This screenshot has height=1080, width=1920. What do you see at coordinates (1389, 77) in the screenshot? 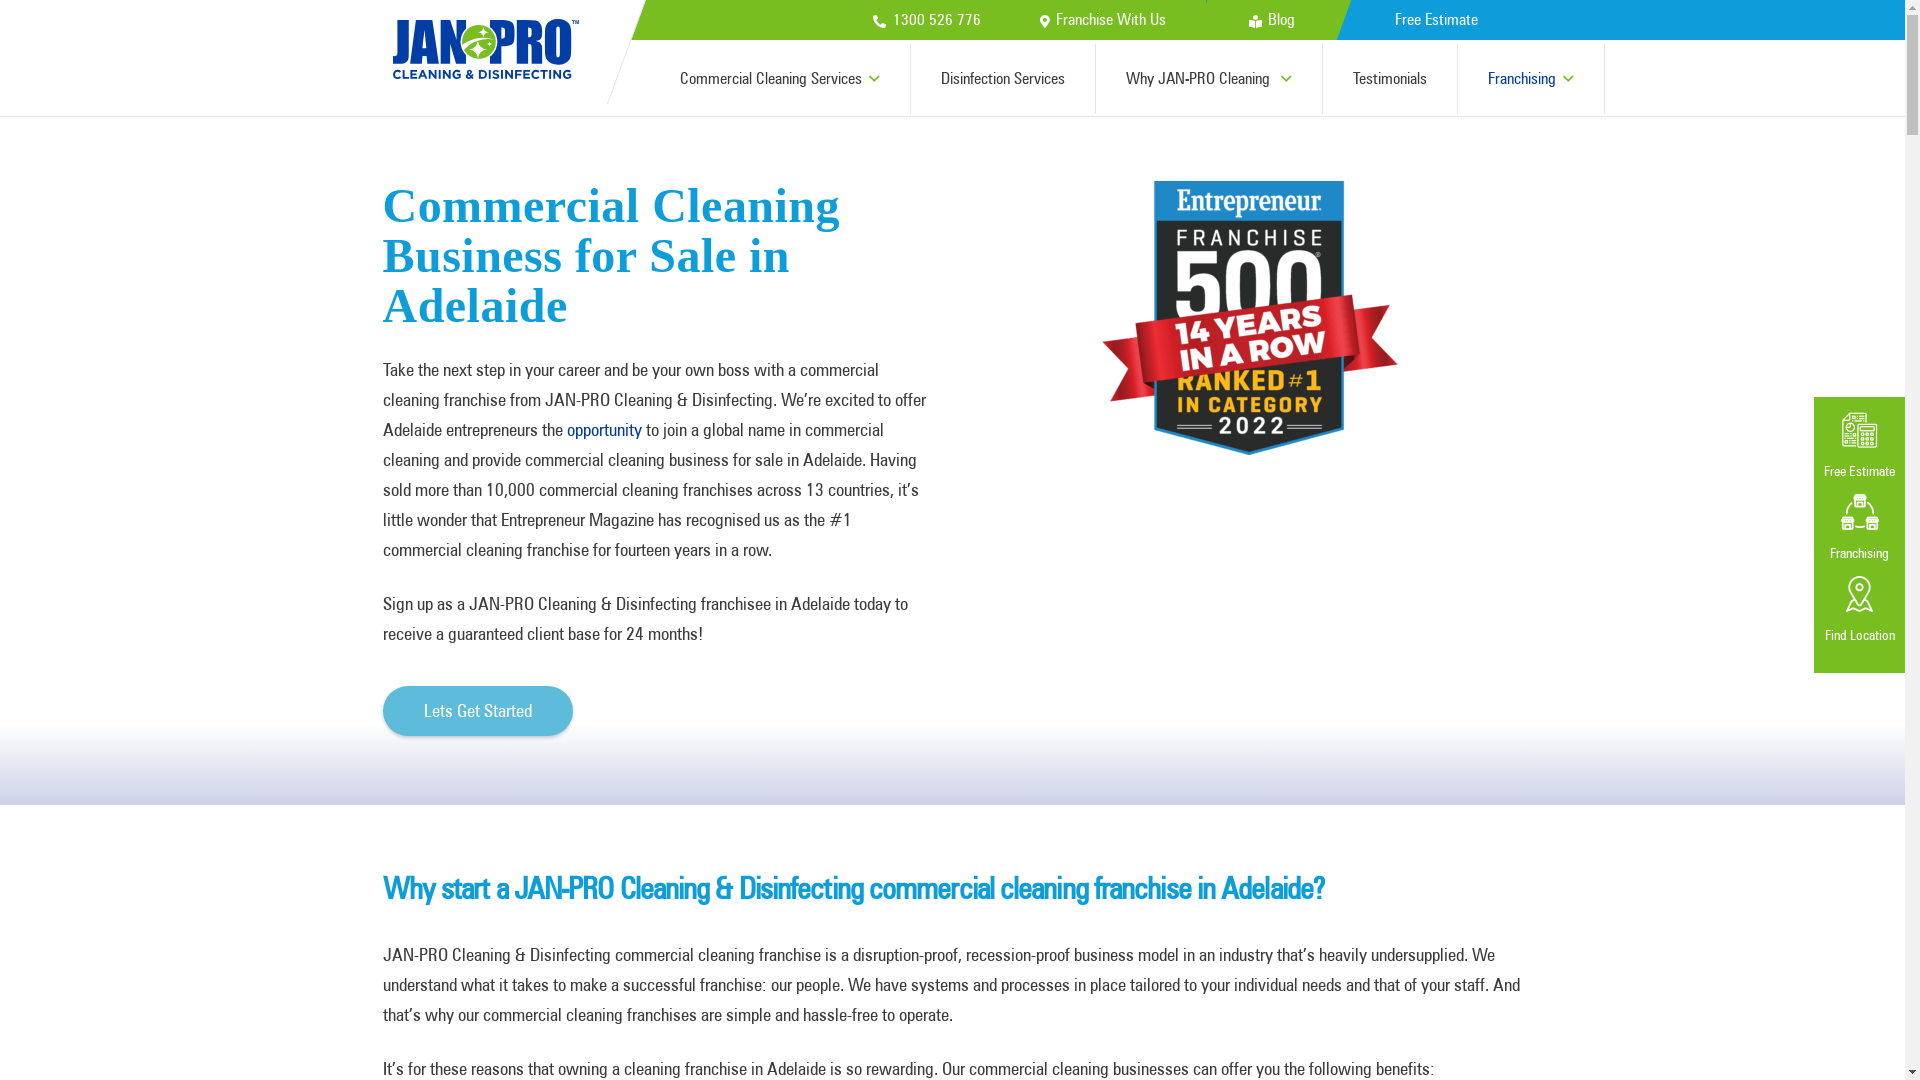
I see `'Testimonials'` at bounding box center [1389, 77].